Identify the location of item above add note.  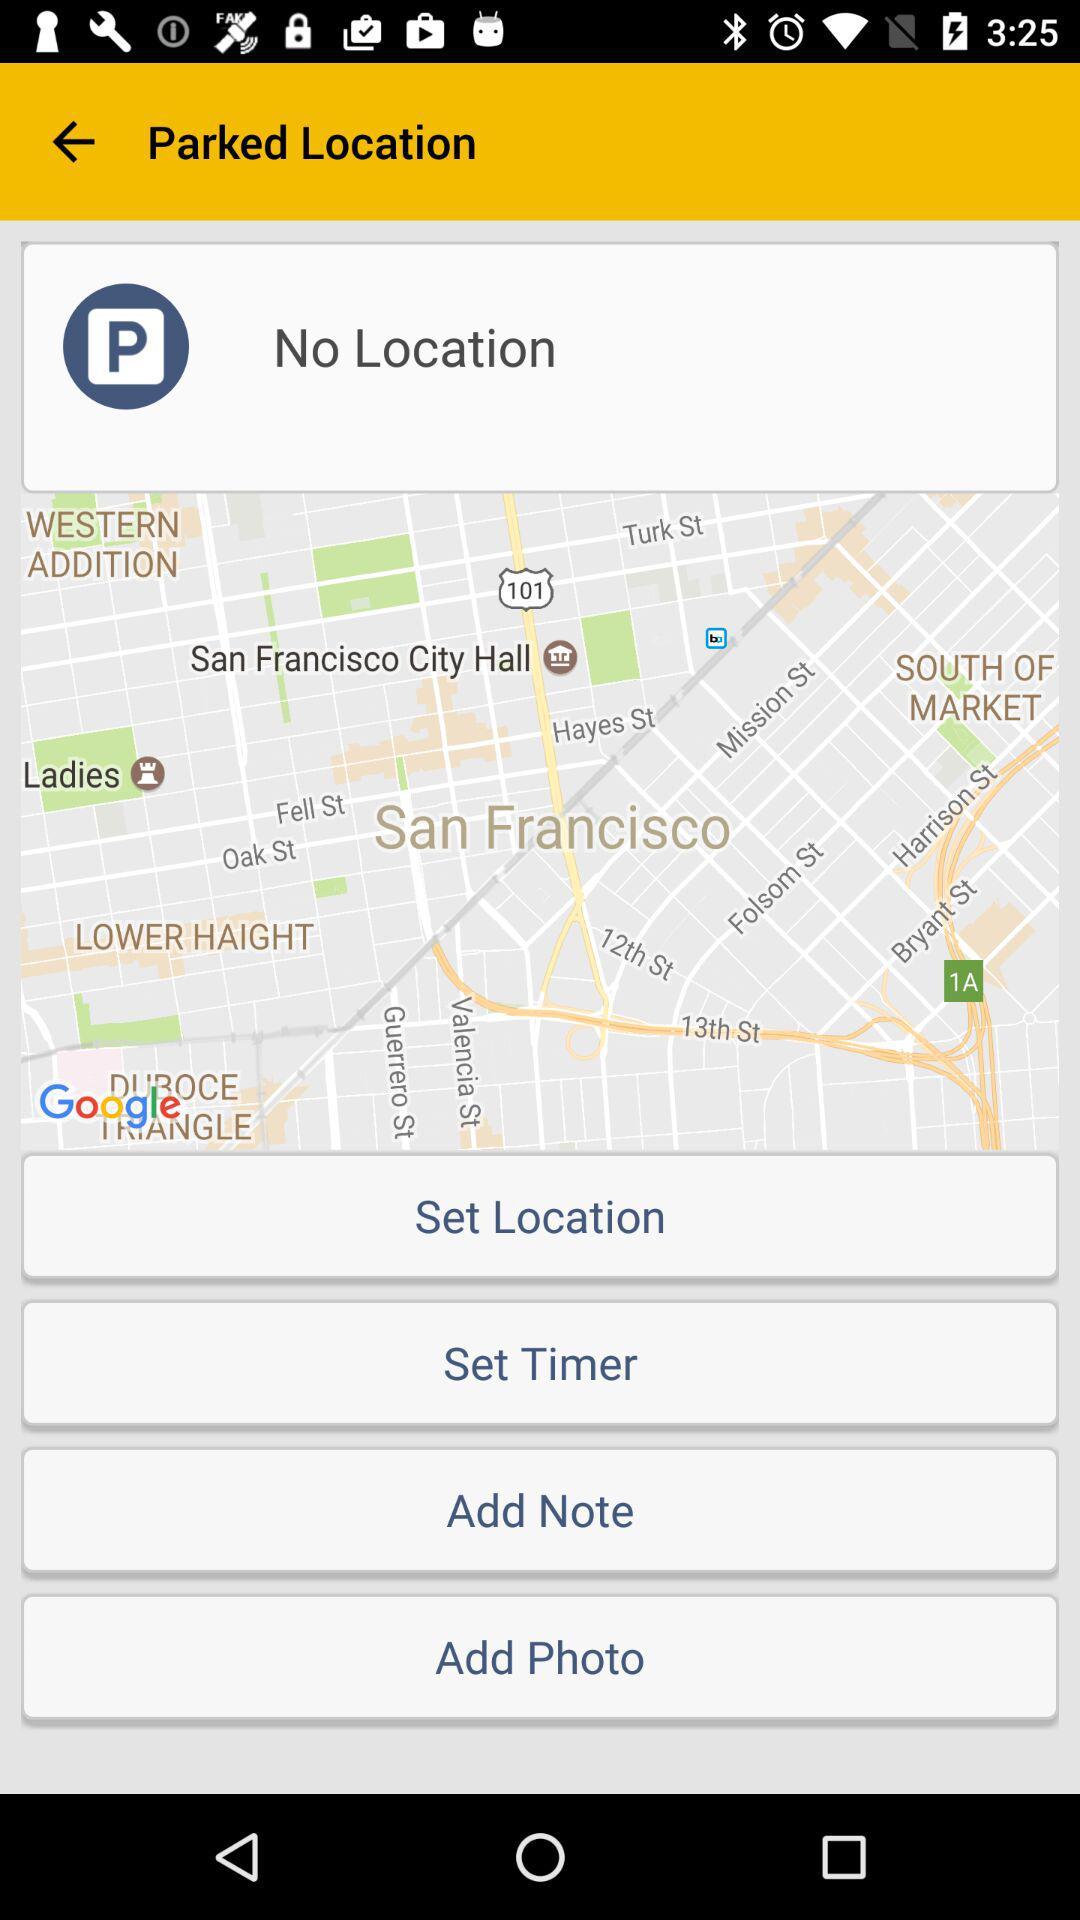
(540, 1361).